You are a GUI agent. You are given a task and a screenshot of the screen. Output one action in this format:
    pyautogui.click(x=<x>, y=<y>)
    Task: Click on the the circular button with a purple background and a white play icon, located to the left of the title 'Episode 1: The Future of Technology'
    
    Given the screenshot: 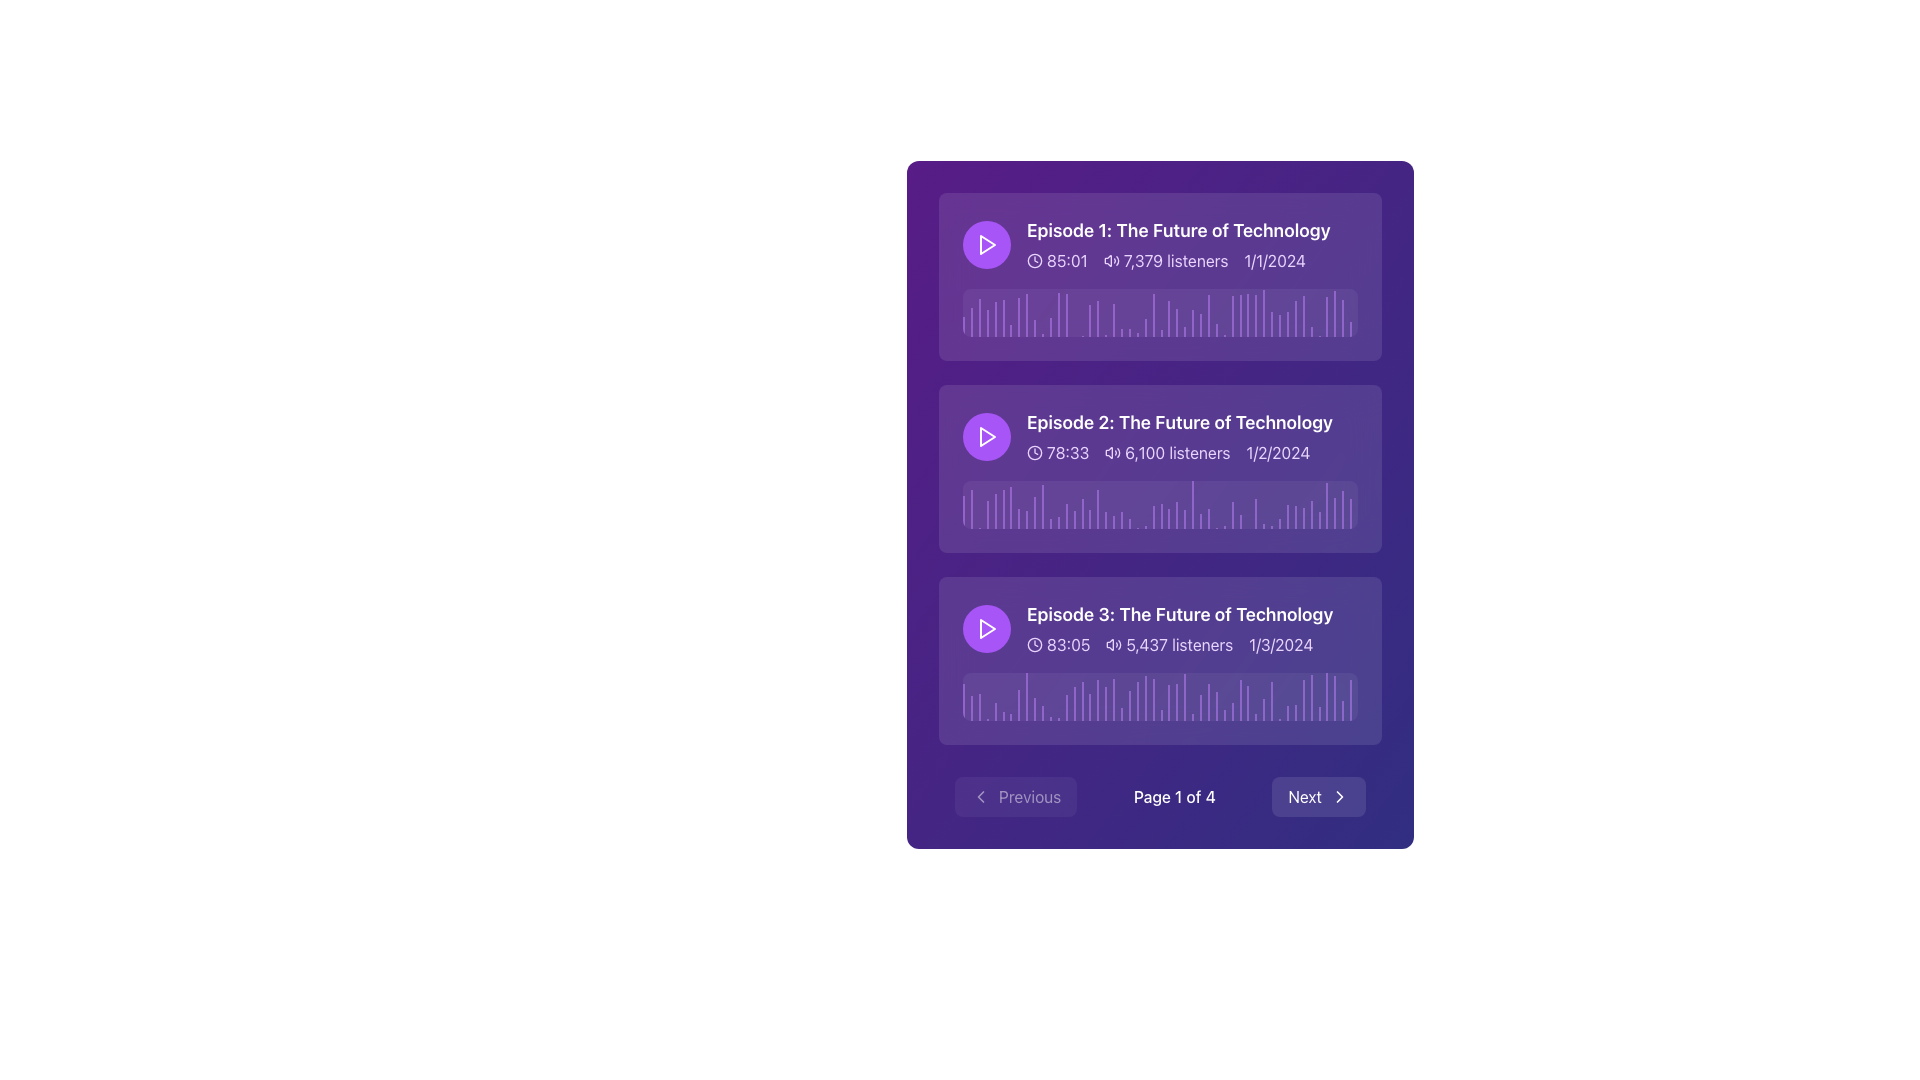 What is the action you would take?
    pyautogui.click(x=987, y=244)
    